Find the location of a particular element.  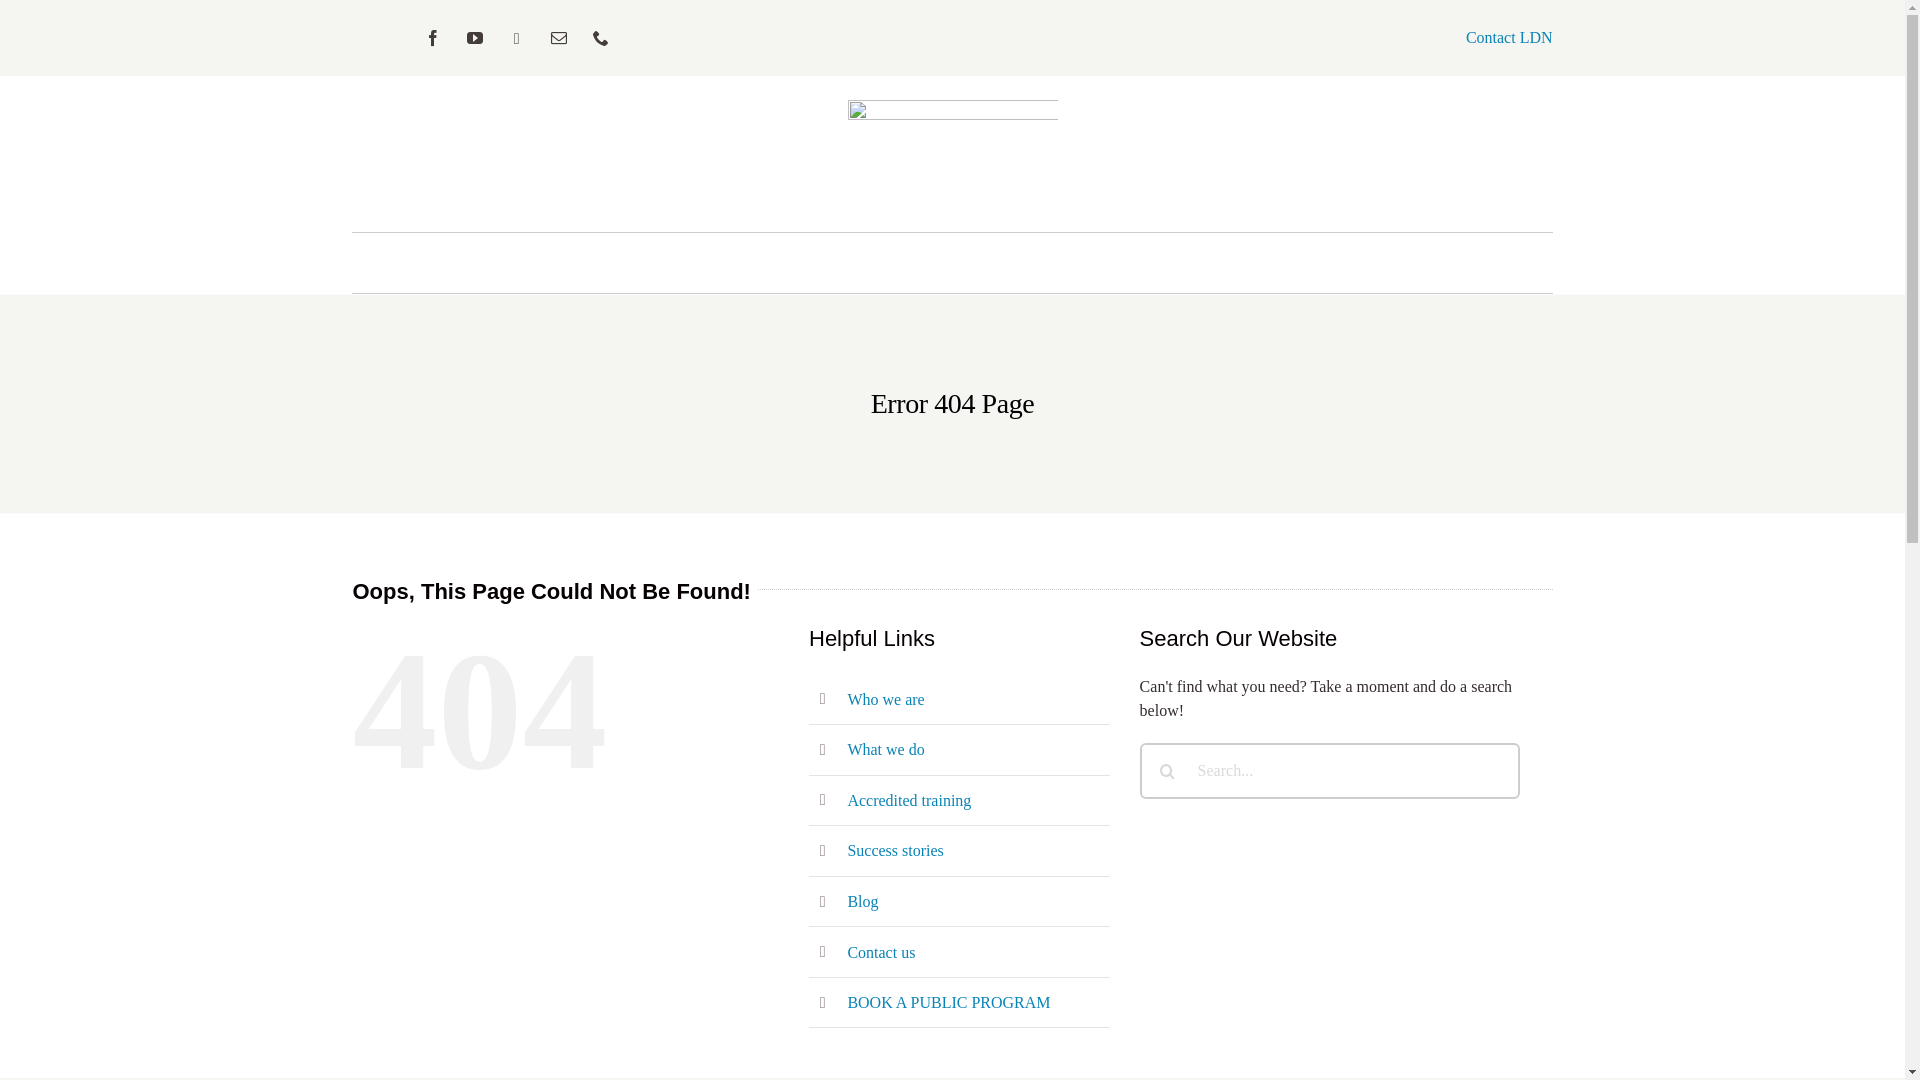

'Facebook' is located at coordinates (431, 38).